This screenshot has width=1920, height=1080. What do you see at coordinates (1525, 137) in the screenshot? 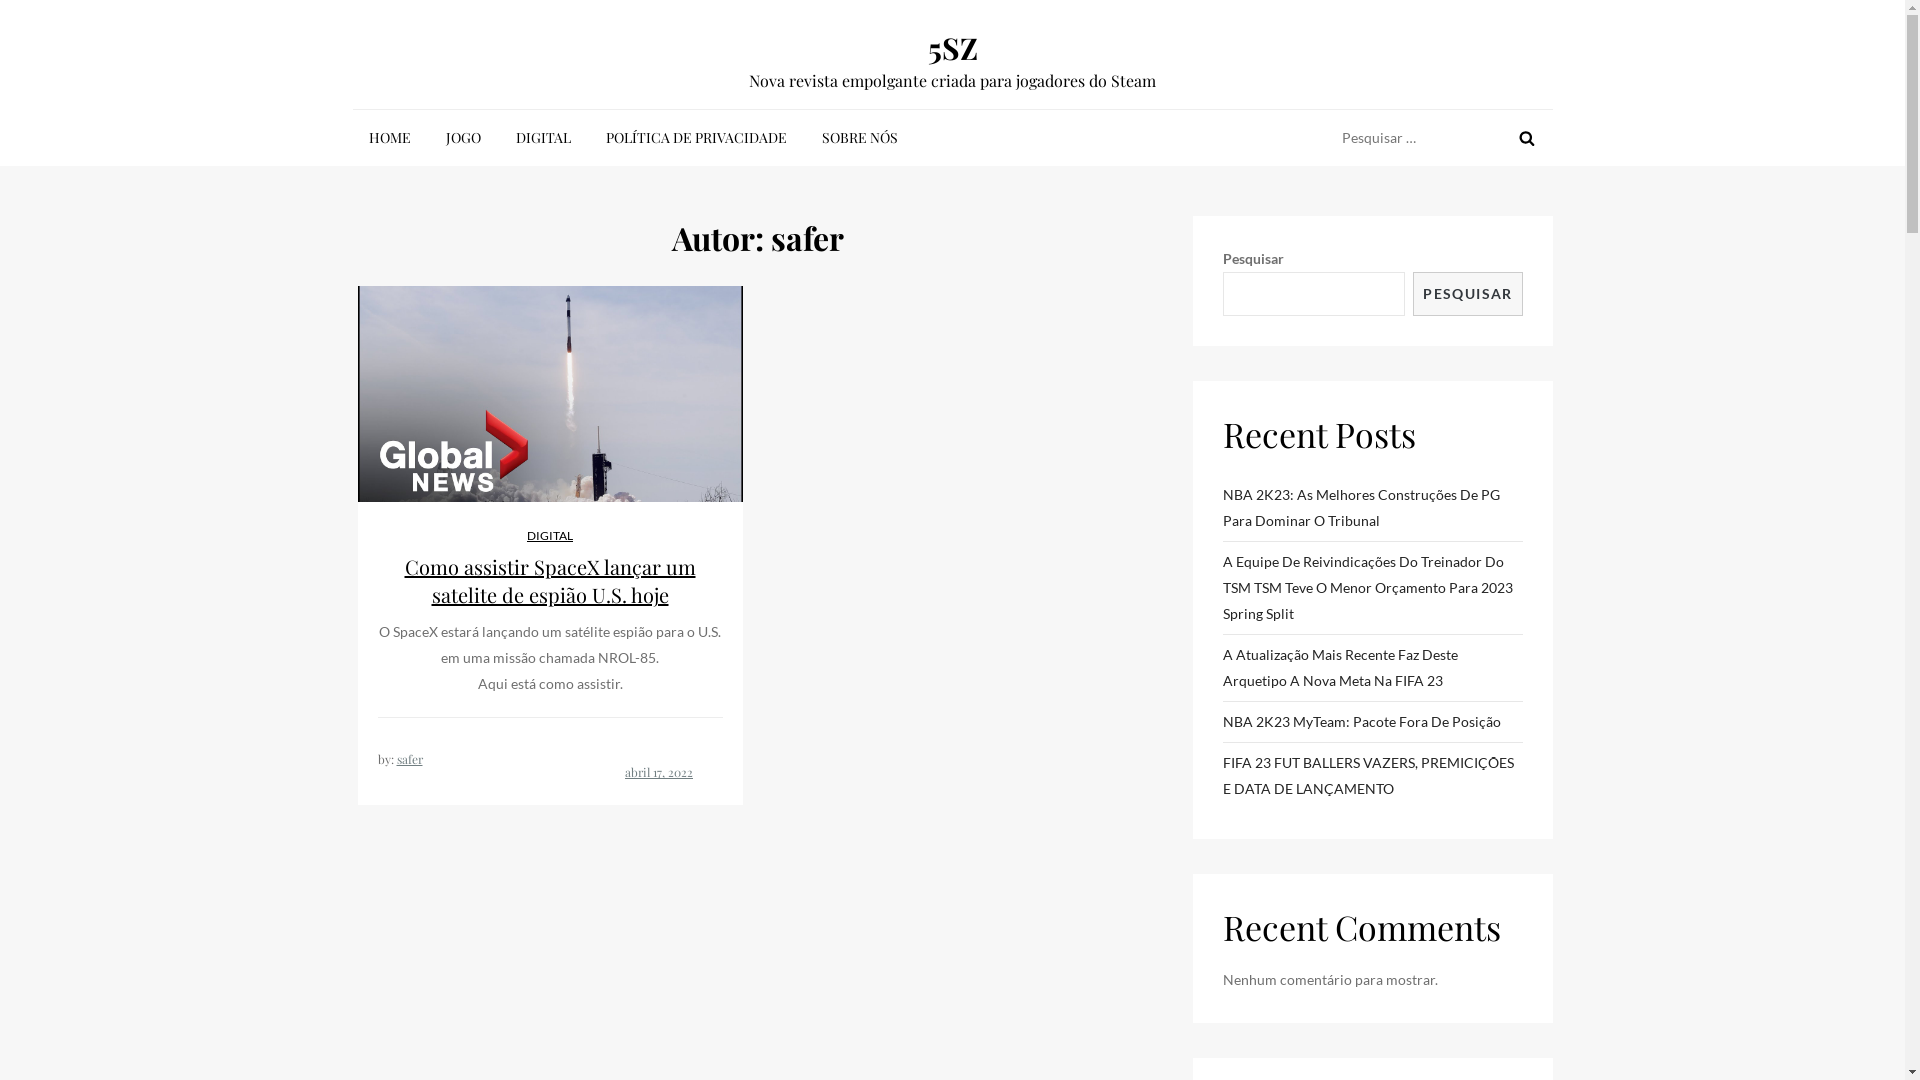
I see `'Search'` at bounding box center [1525, 137].